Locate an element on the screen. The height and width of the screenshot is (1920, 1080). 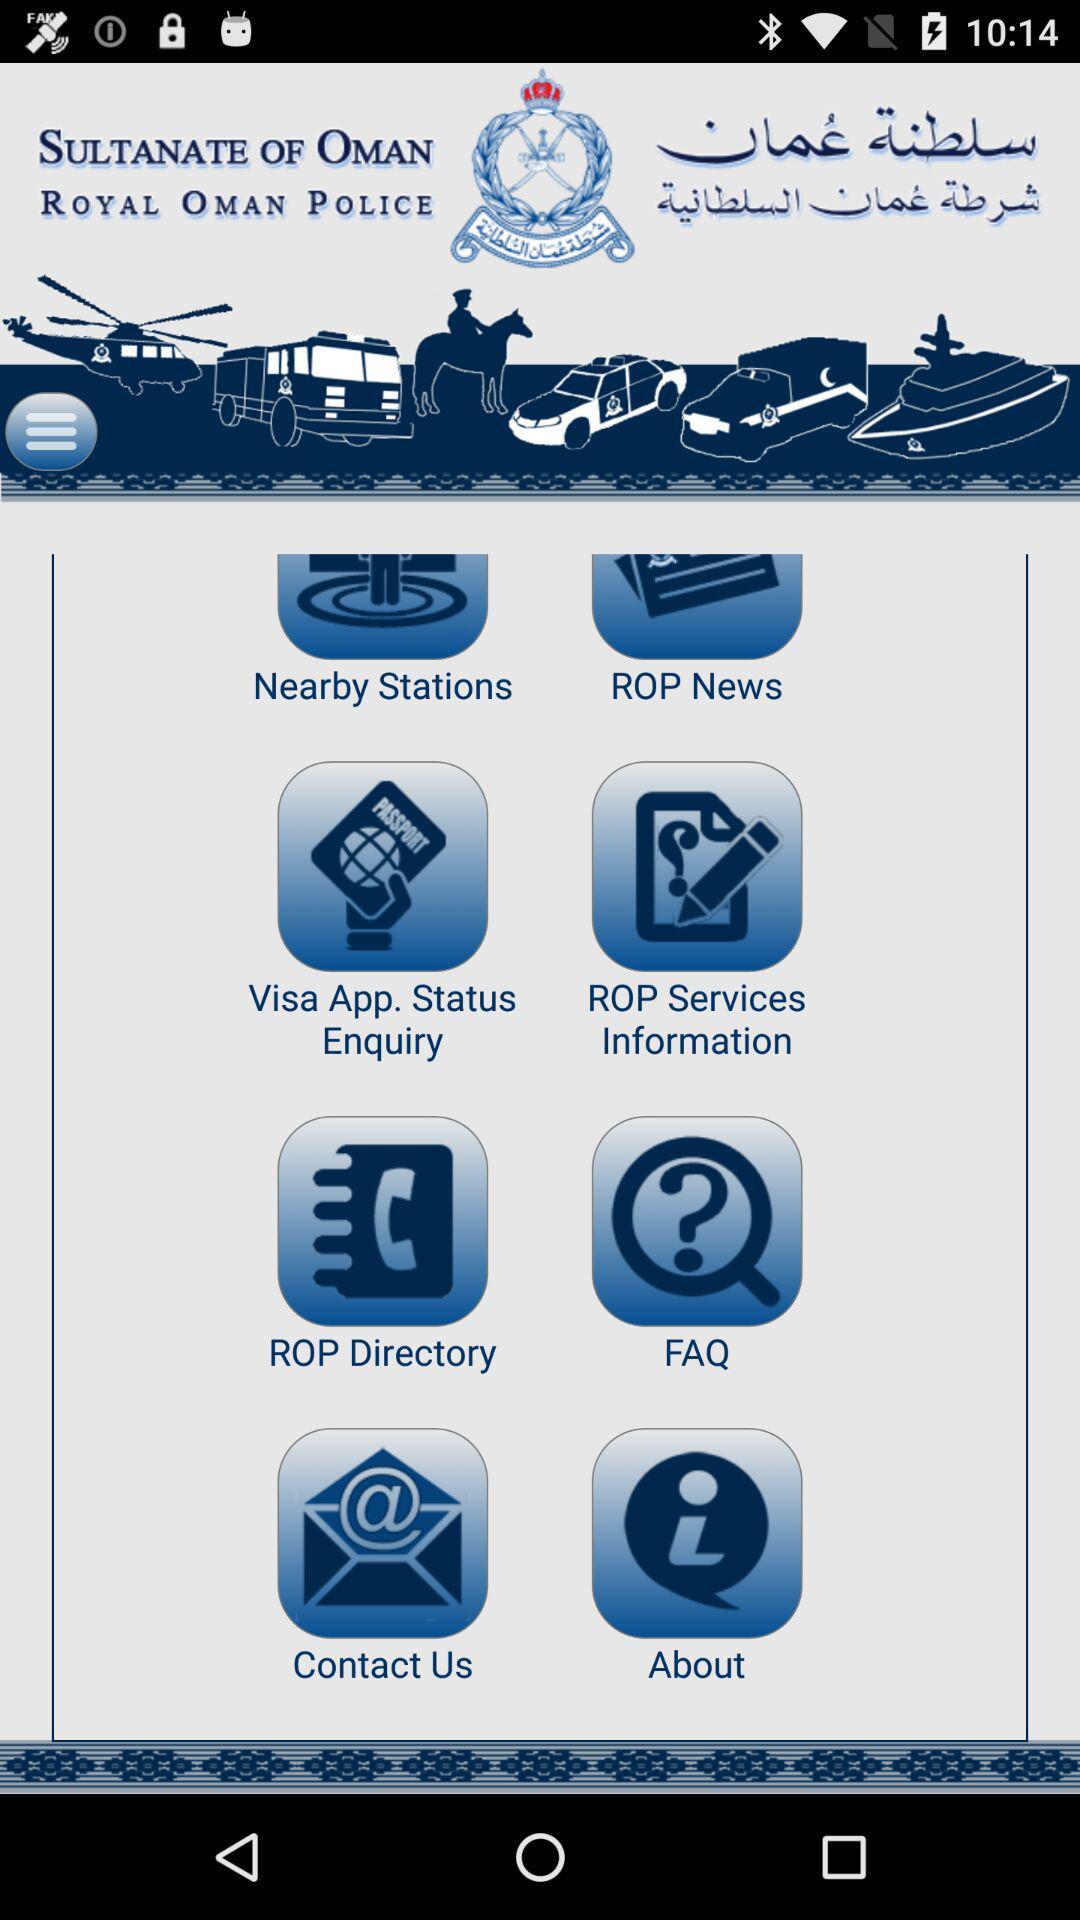
faq is located at coordinates (696, 1220).